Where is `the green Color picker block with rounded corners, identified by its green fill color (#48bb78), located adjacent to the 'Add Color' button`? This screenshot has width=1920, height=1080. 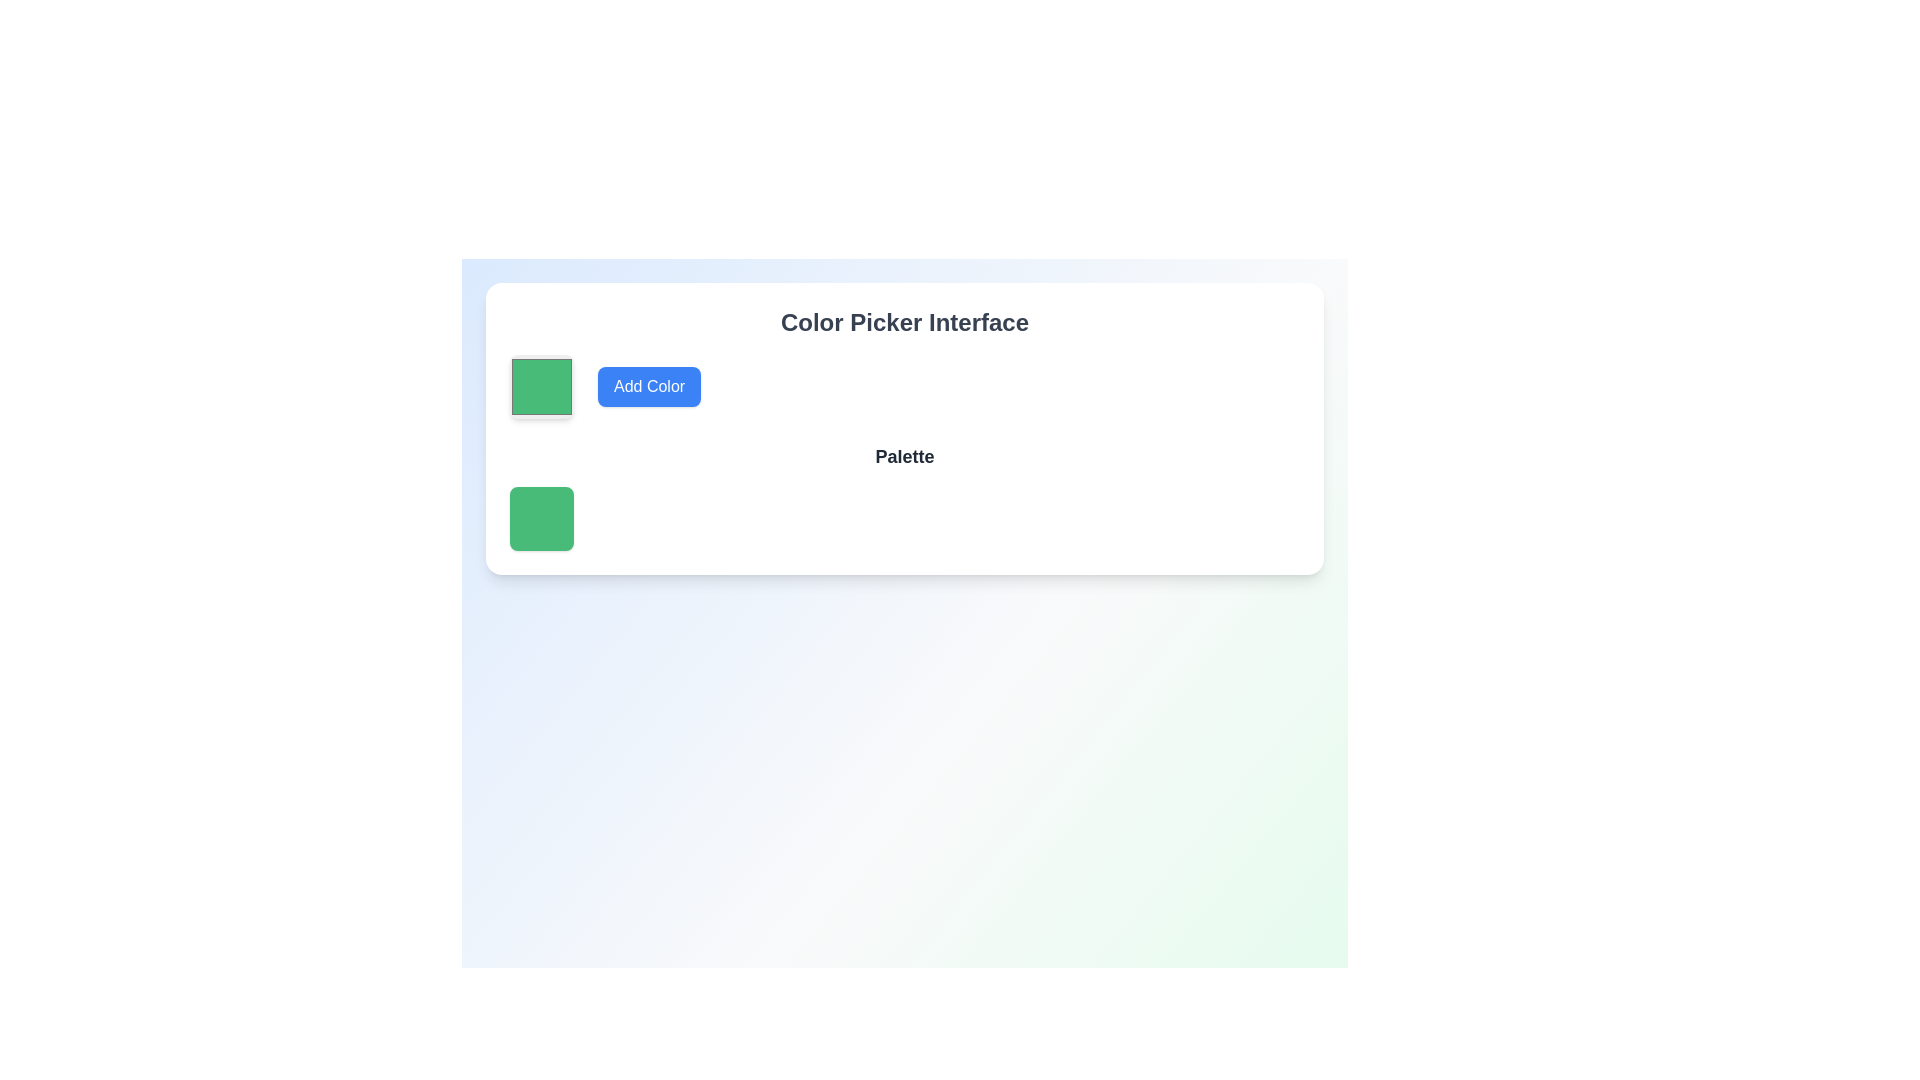 the green Color picker block with rounded corners, identified by its green fill color (#48bb78), located adjacent to the 'Add Color' button is located at coordinates (542, 386).